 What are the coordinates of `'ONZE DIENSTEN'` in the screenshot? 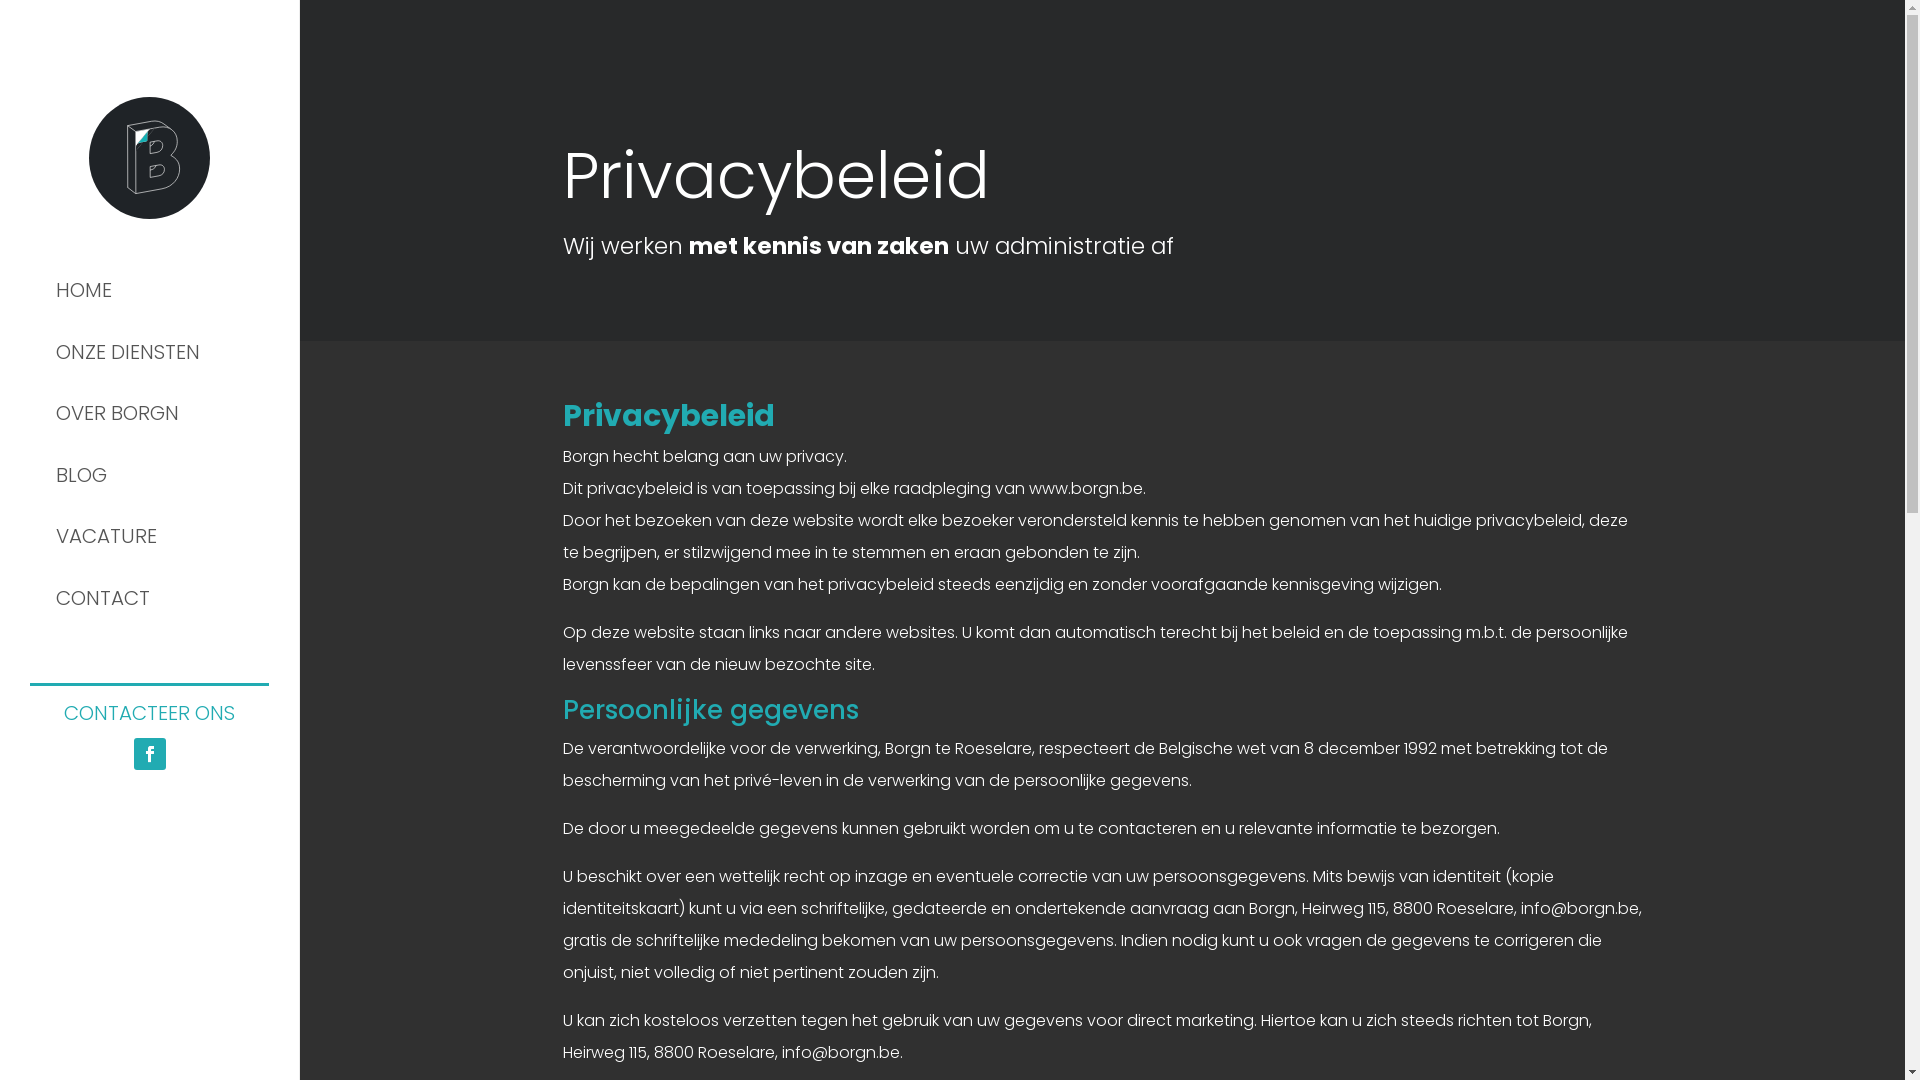 It's located at (41, 350).